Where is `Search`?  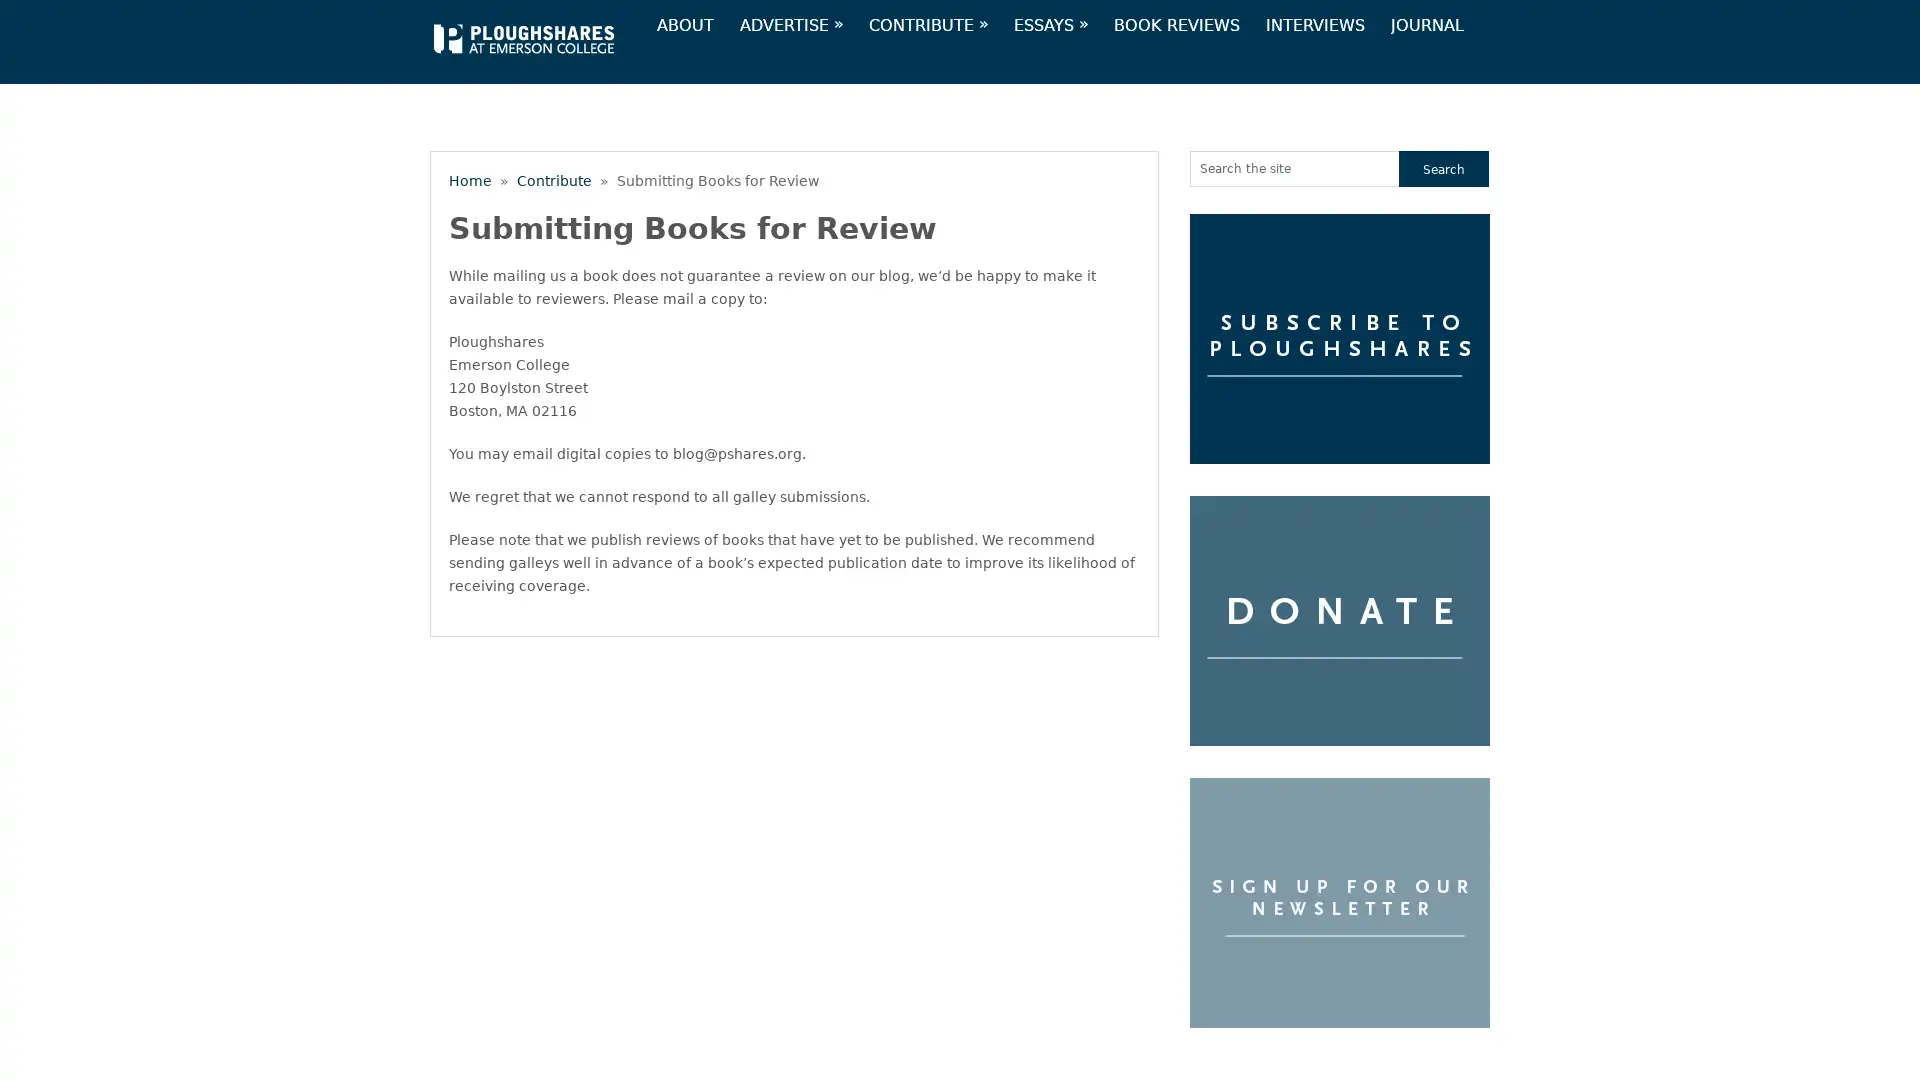
Search is located at coordinates (1444, 168).